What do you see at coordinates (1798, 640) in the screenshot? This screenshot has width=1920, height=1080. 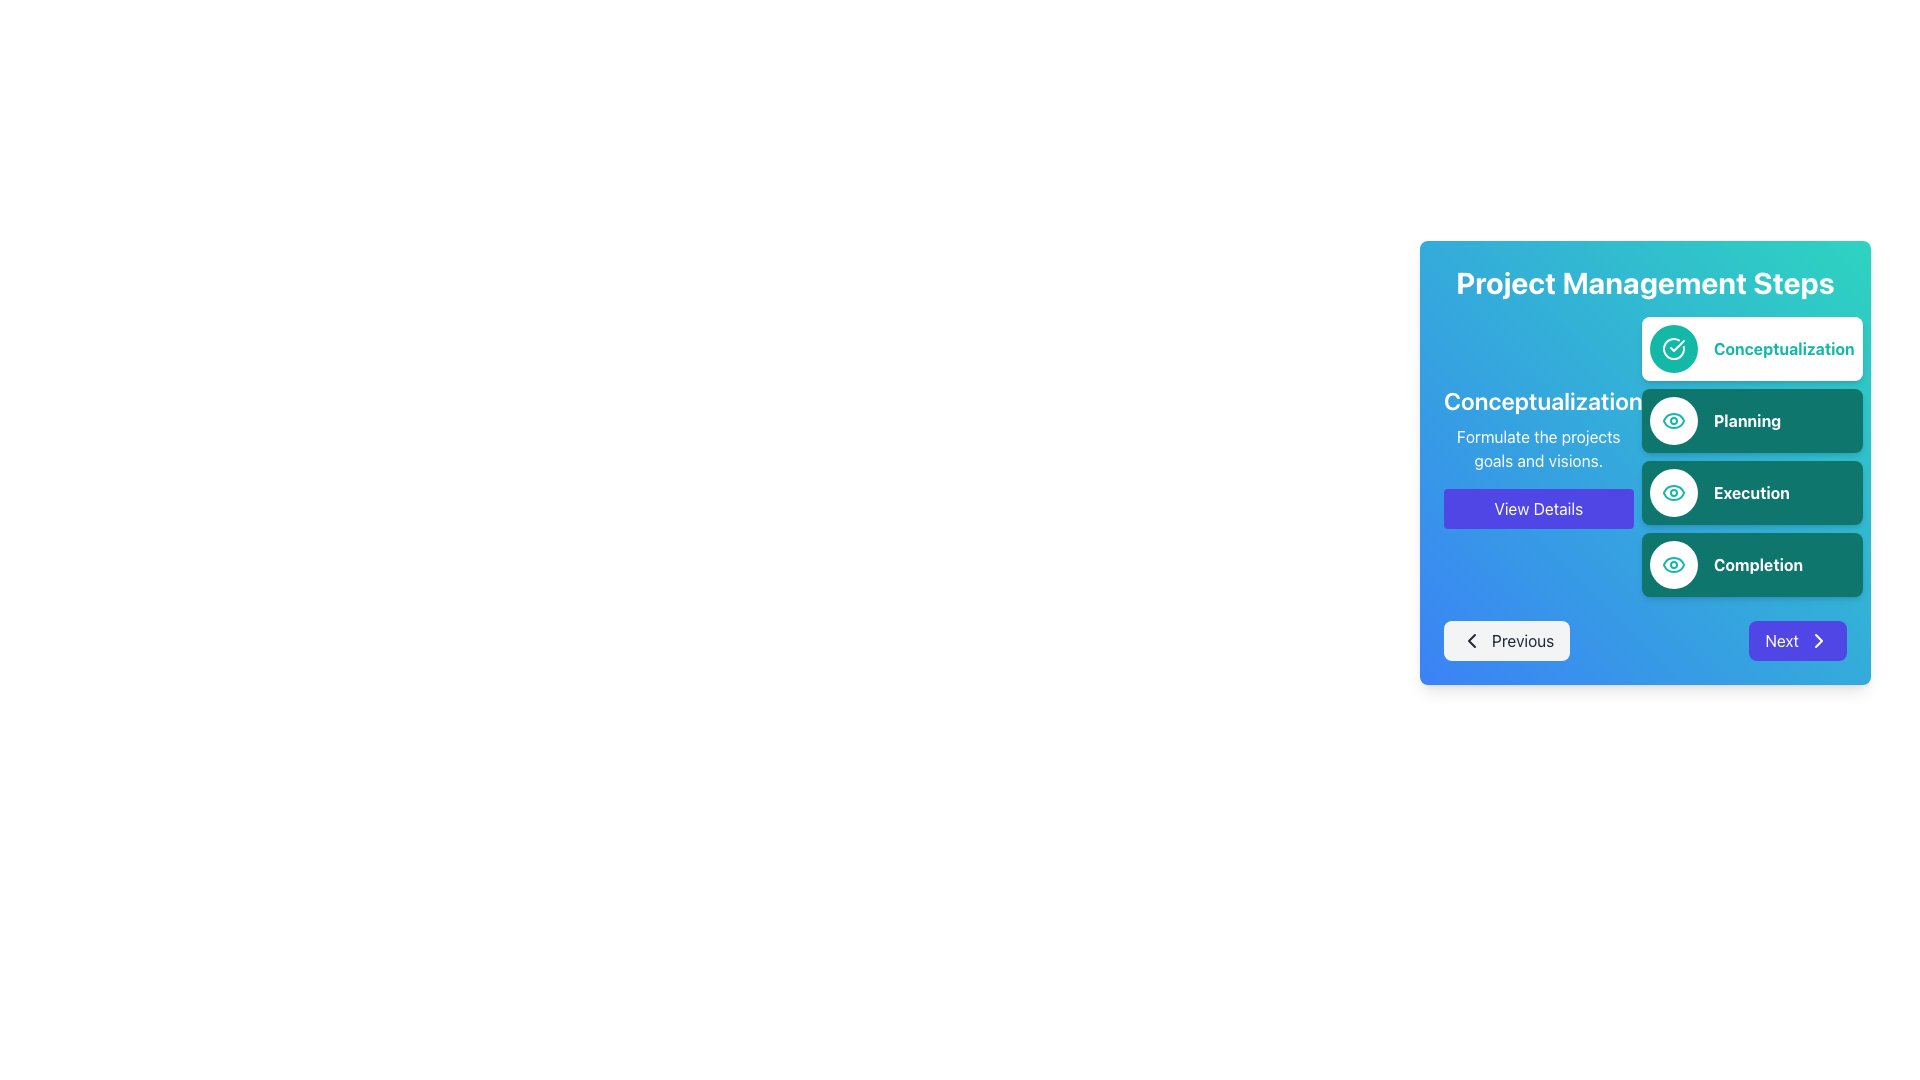 I see `the 'Next' button with a gradient blue background and white text in bold sans-serif font` at bounding box center [1798, 640].